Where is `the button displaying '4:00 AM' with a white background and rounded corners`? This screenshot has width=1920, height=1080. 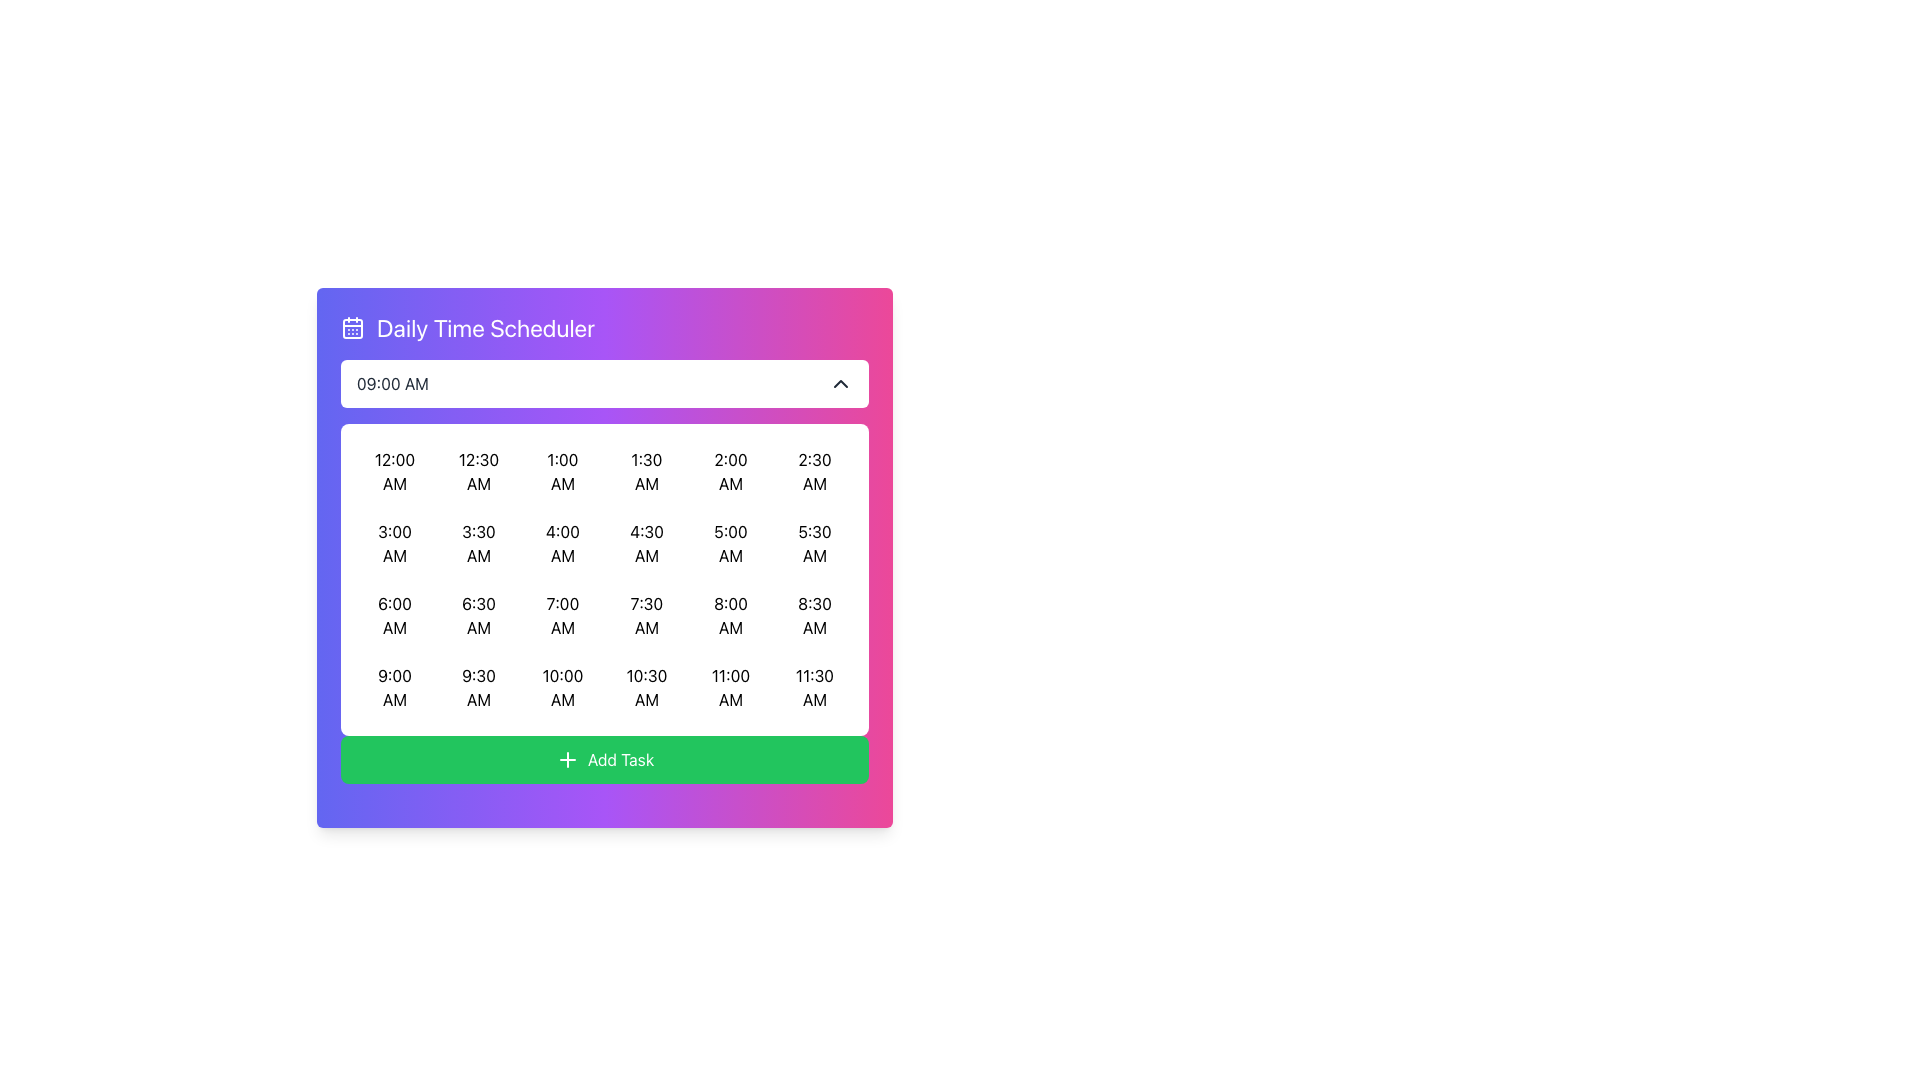 the button displaying '4:00 AM' with a white background and rounded corners is located at coordinates (561, 543).